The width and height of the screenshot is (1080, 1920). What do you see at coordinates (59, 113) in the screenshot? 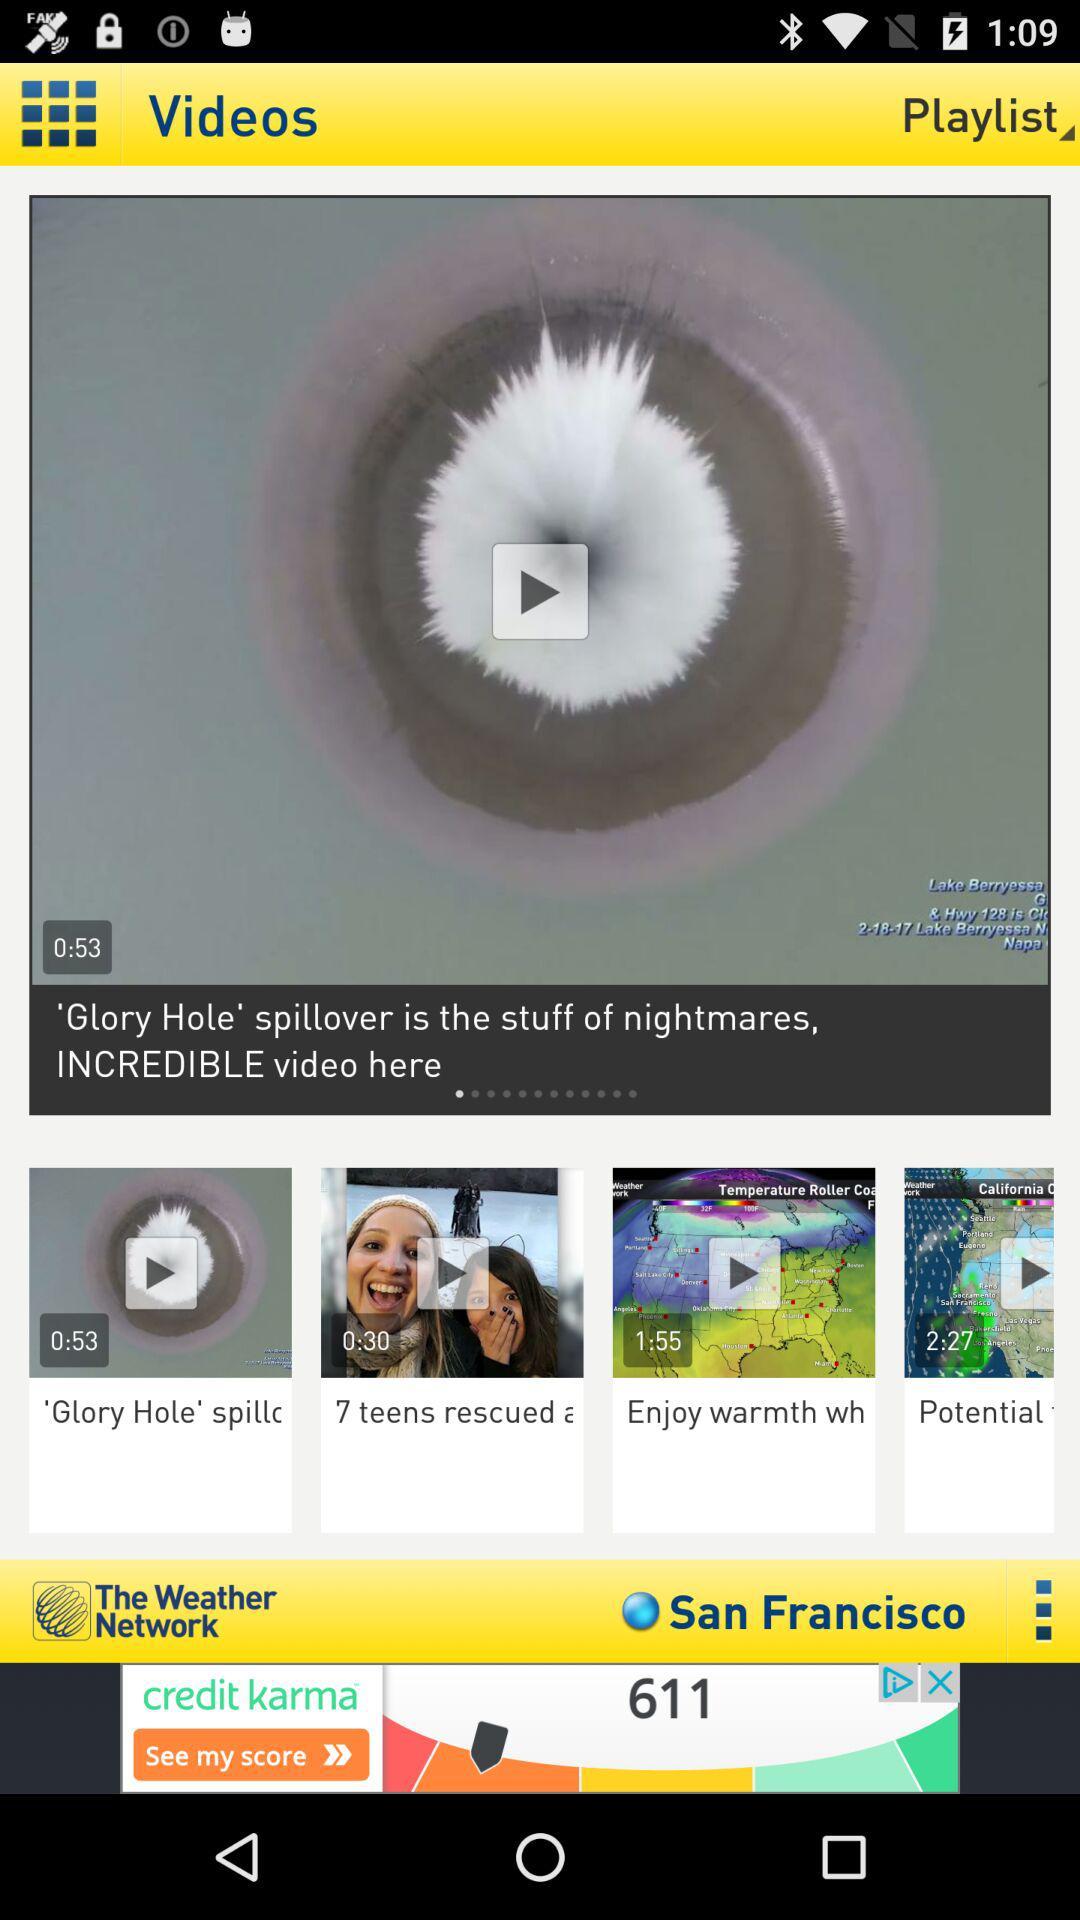
I see `setting button` at bounding box center [59, 113].